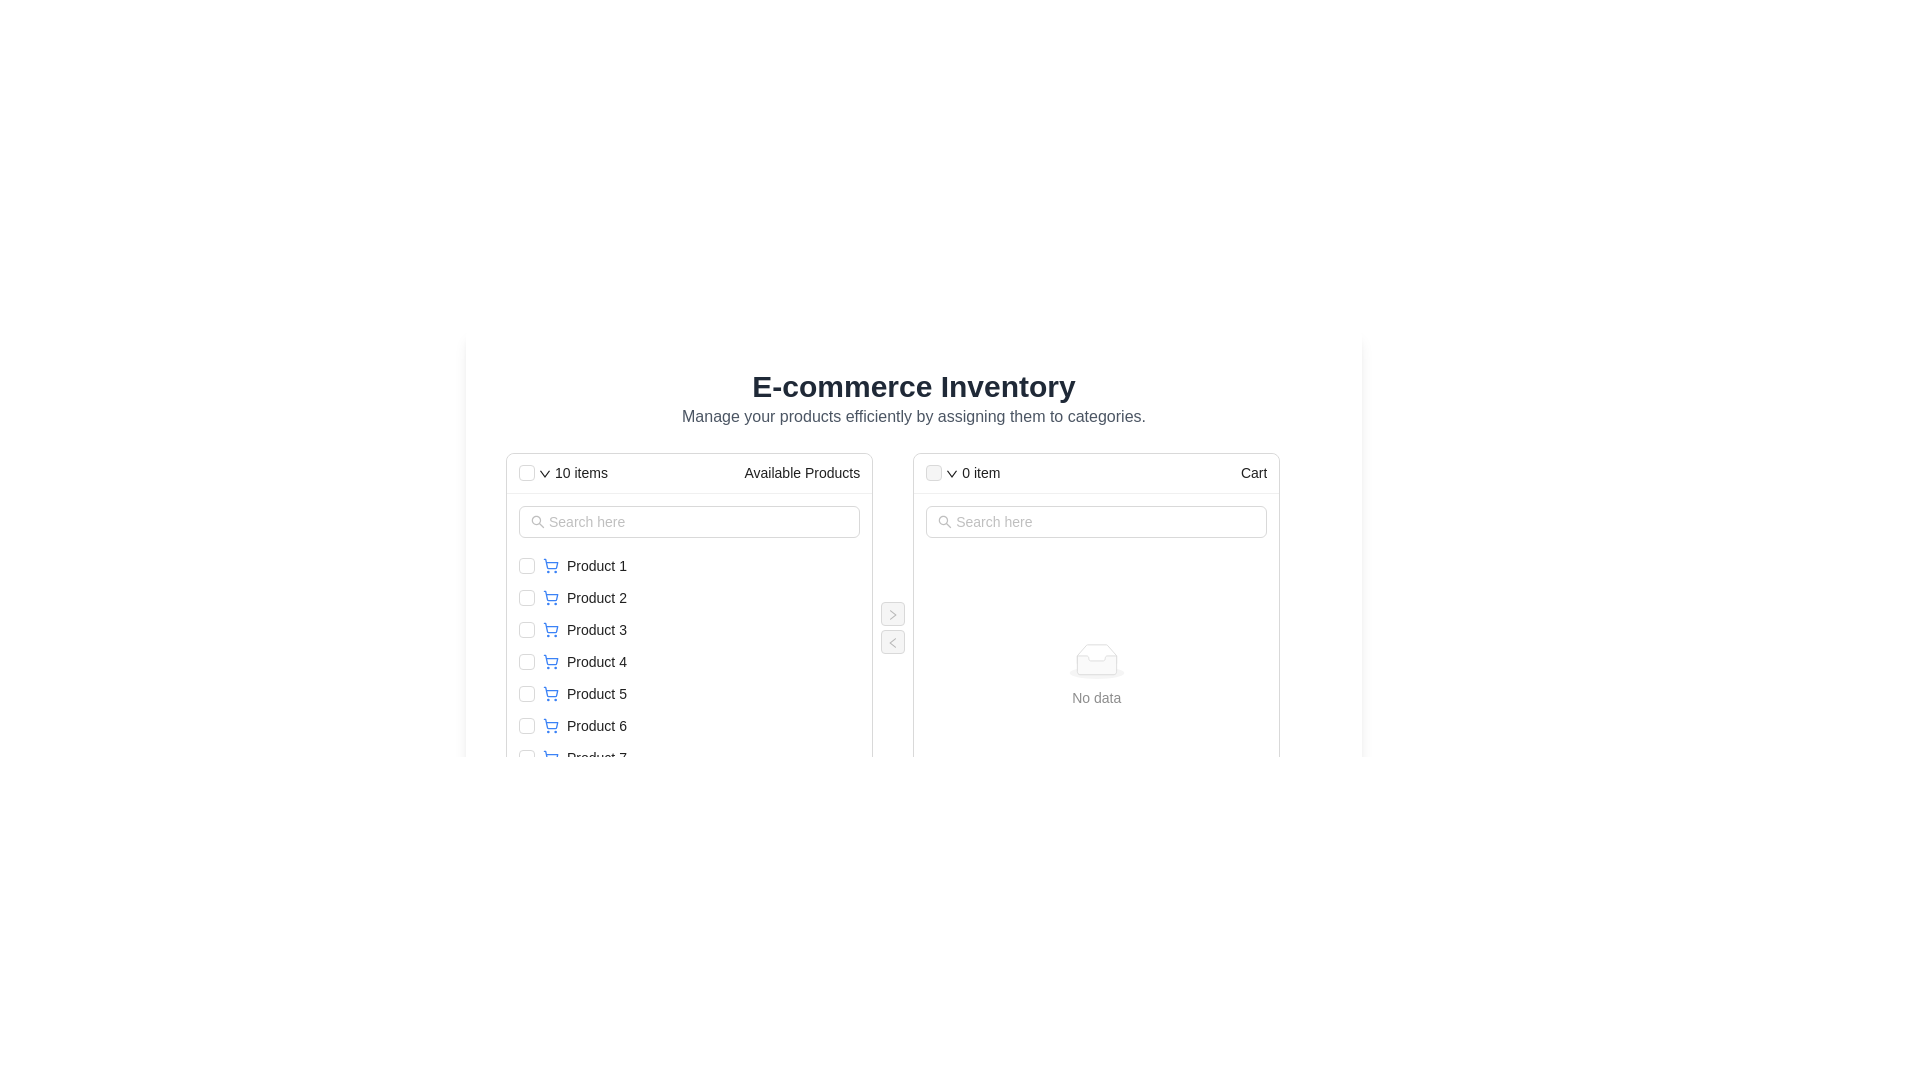 This screenshot has height=1080, width=1920. Describe the element at coordinates (689, 627) in the screenshot. I see `the third item labeled 'Product 3' in the scrollable list of 'Available Products'` at that location.